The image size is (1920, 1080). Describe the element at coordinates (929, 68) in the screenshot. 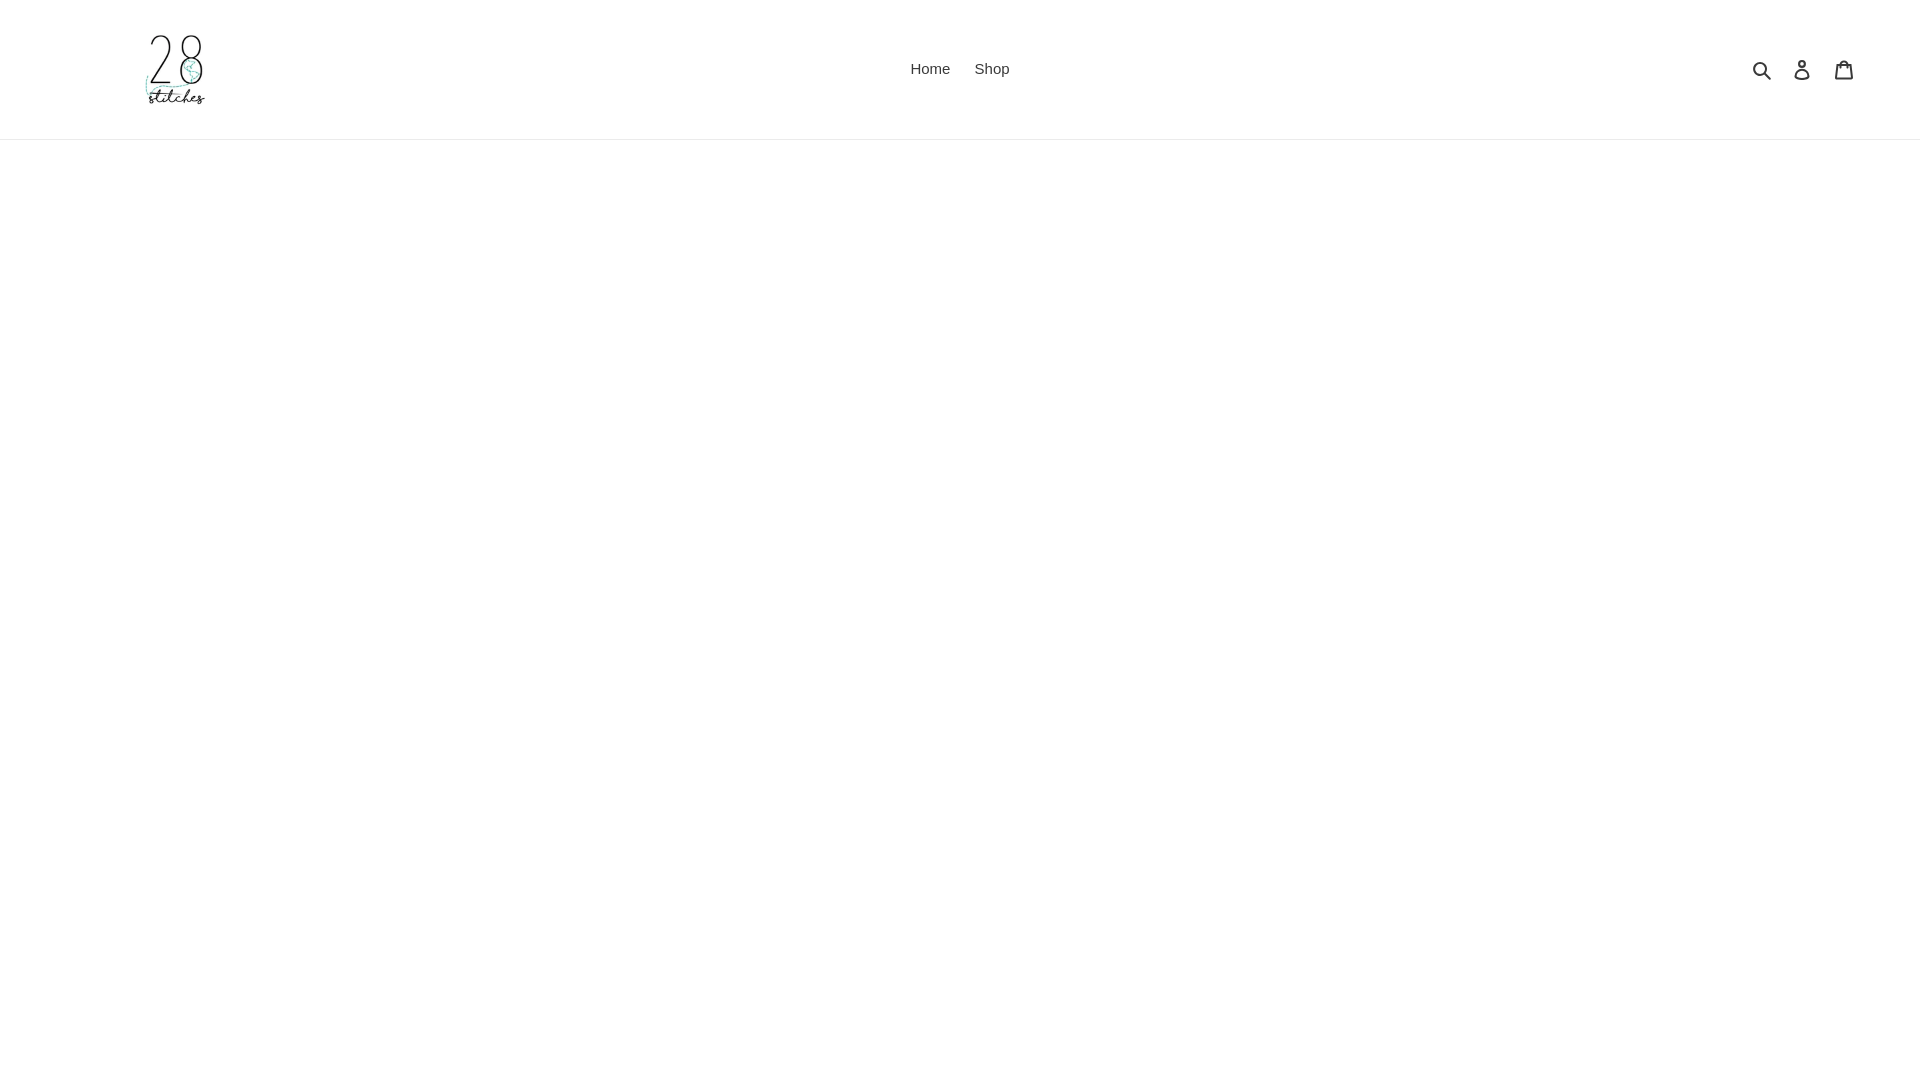

I see `'Home'` at that location.